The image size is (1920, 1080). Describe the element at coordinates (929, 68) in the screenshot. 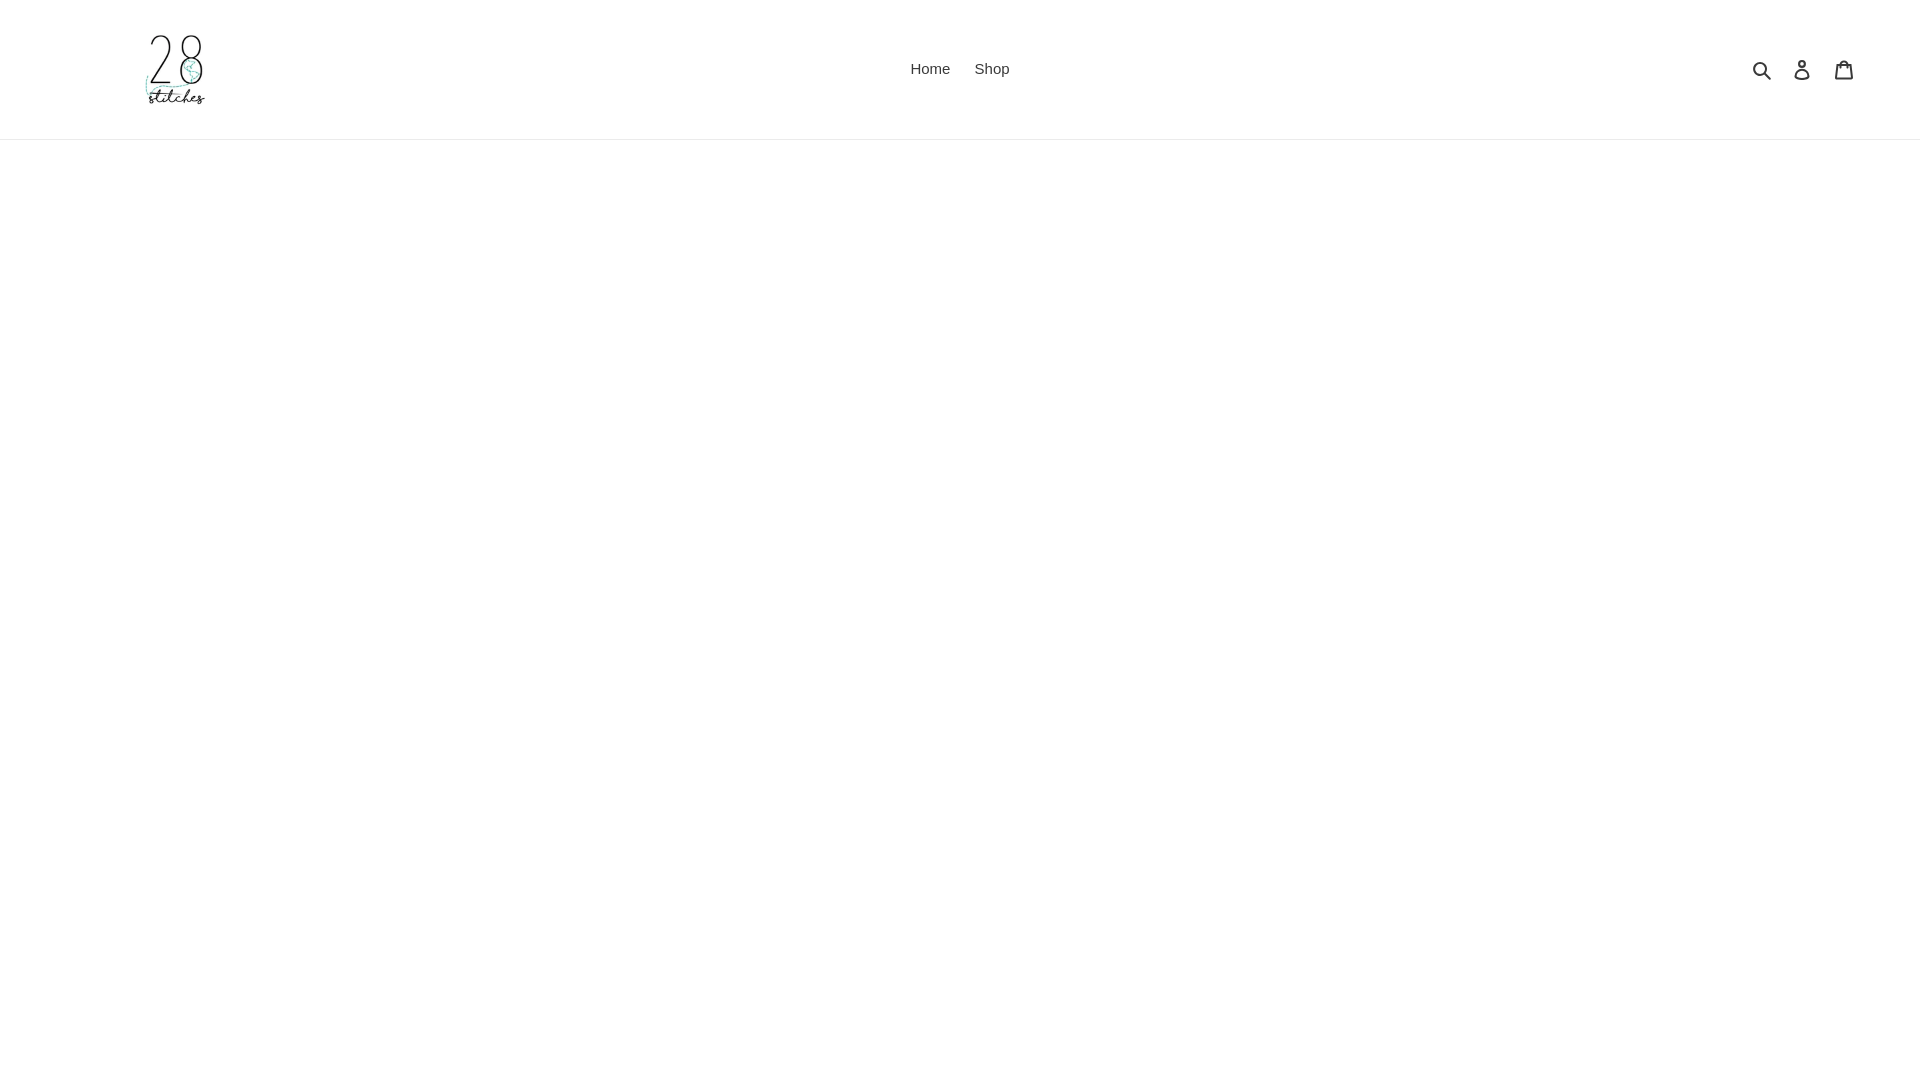

I see `'Home'` at that location.